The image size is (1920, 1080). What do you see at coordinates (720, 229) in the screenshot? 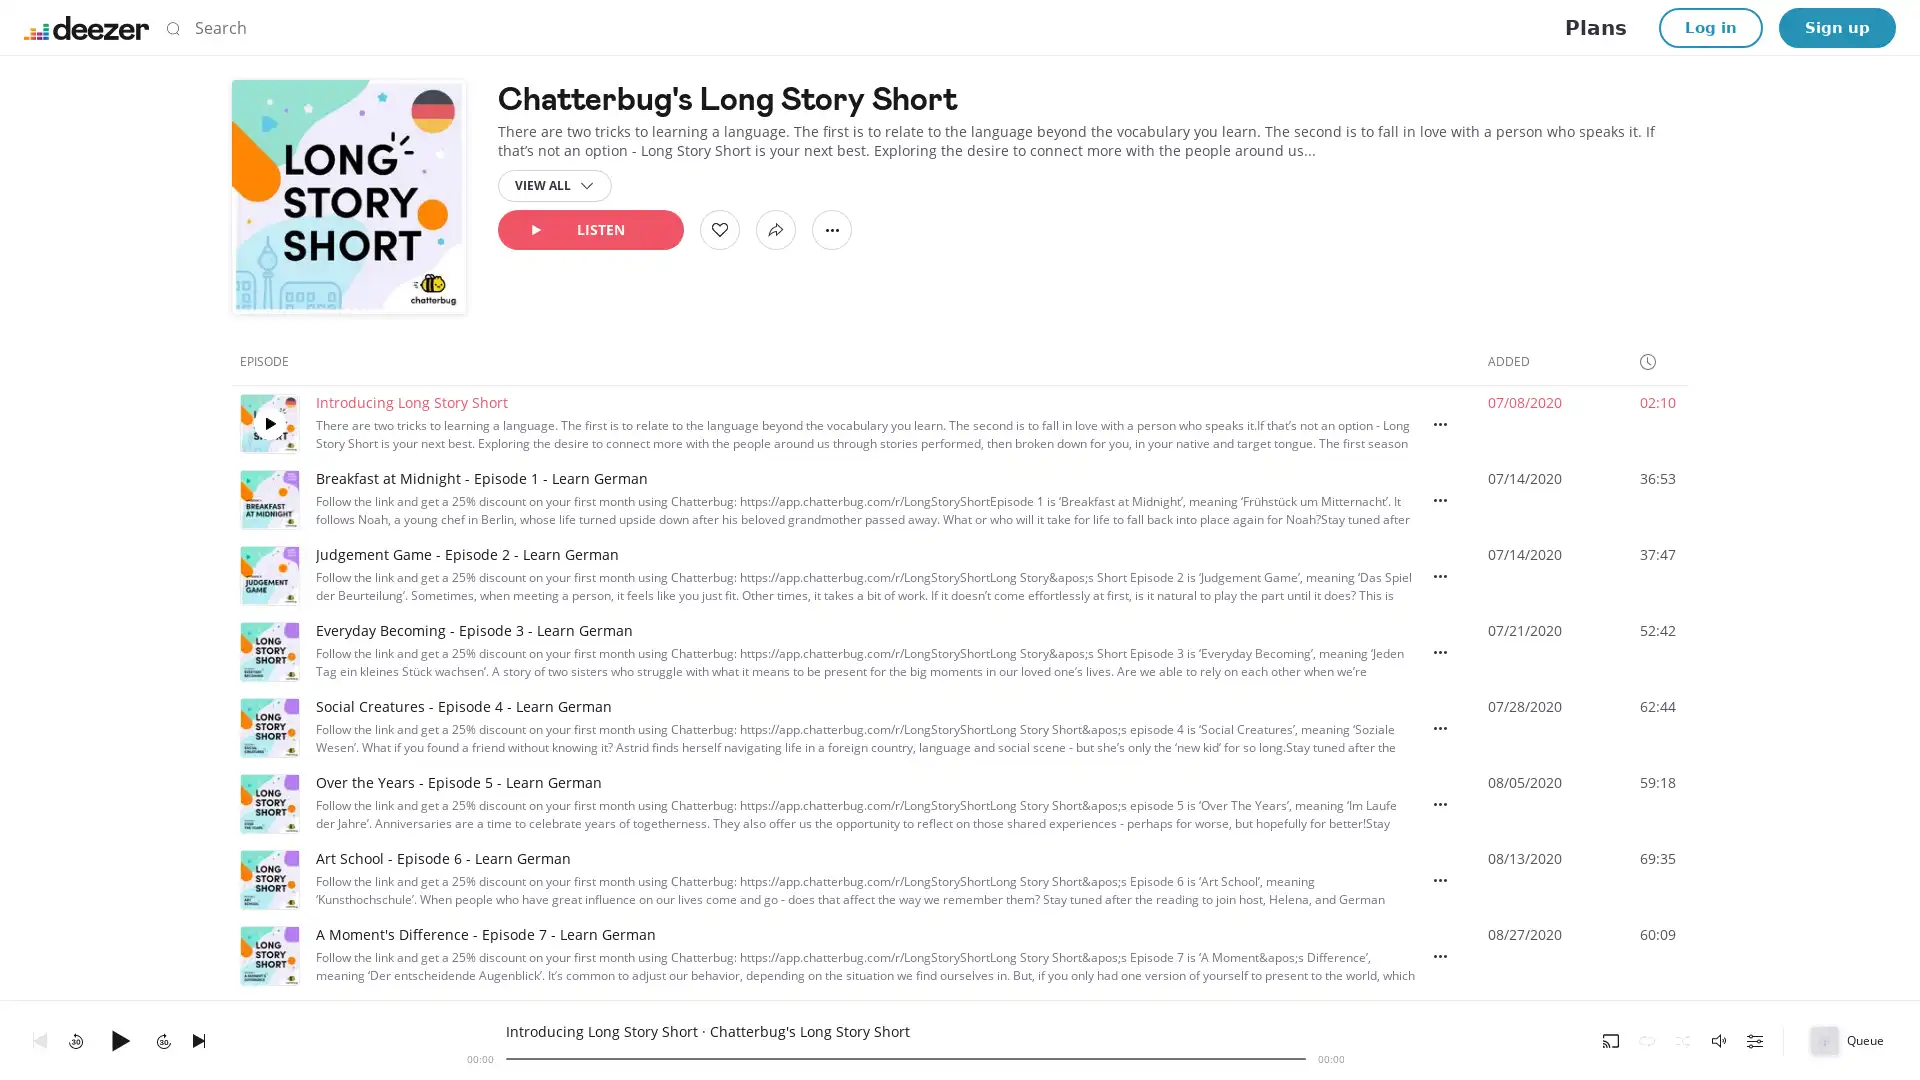
I see `Add` at bounding box center [720, 229].